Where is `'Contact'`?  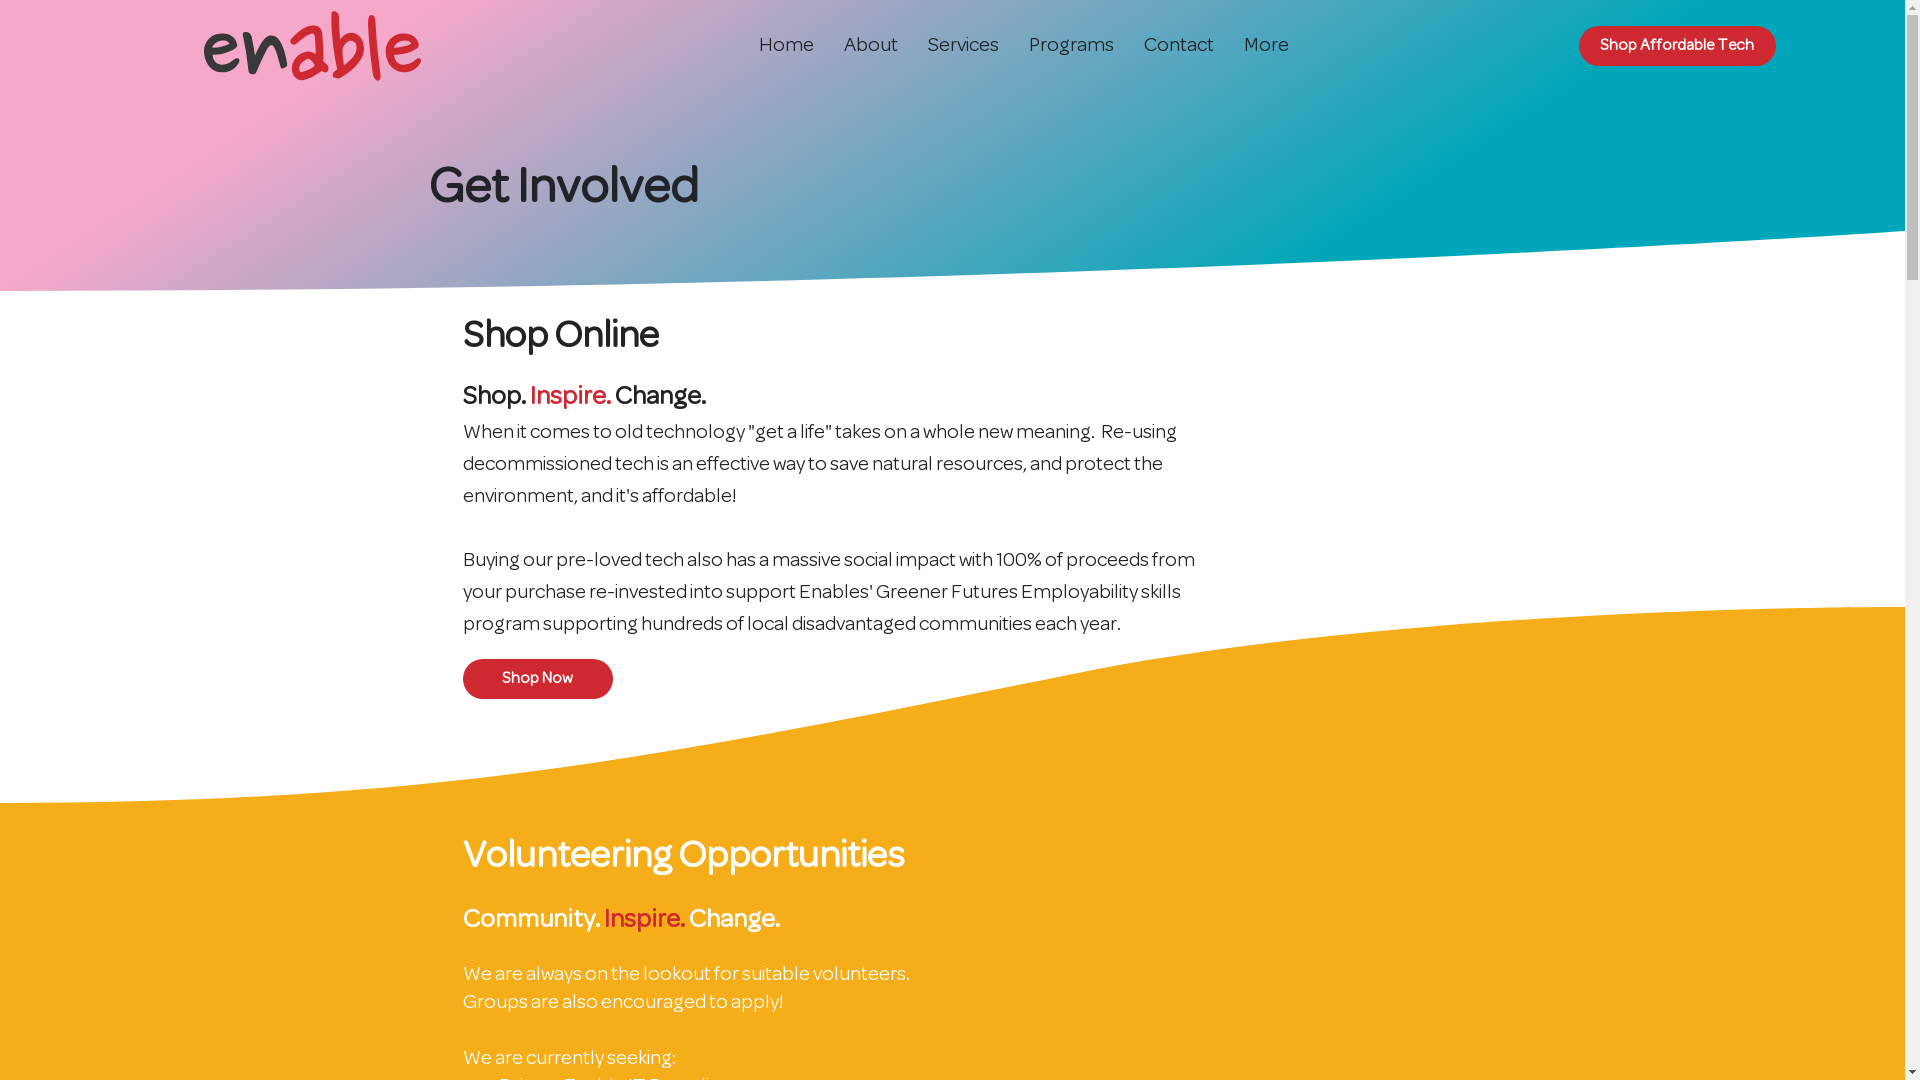 'Contact' is located at coordinates (1128, 45).